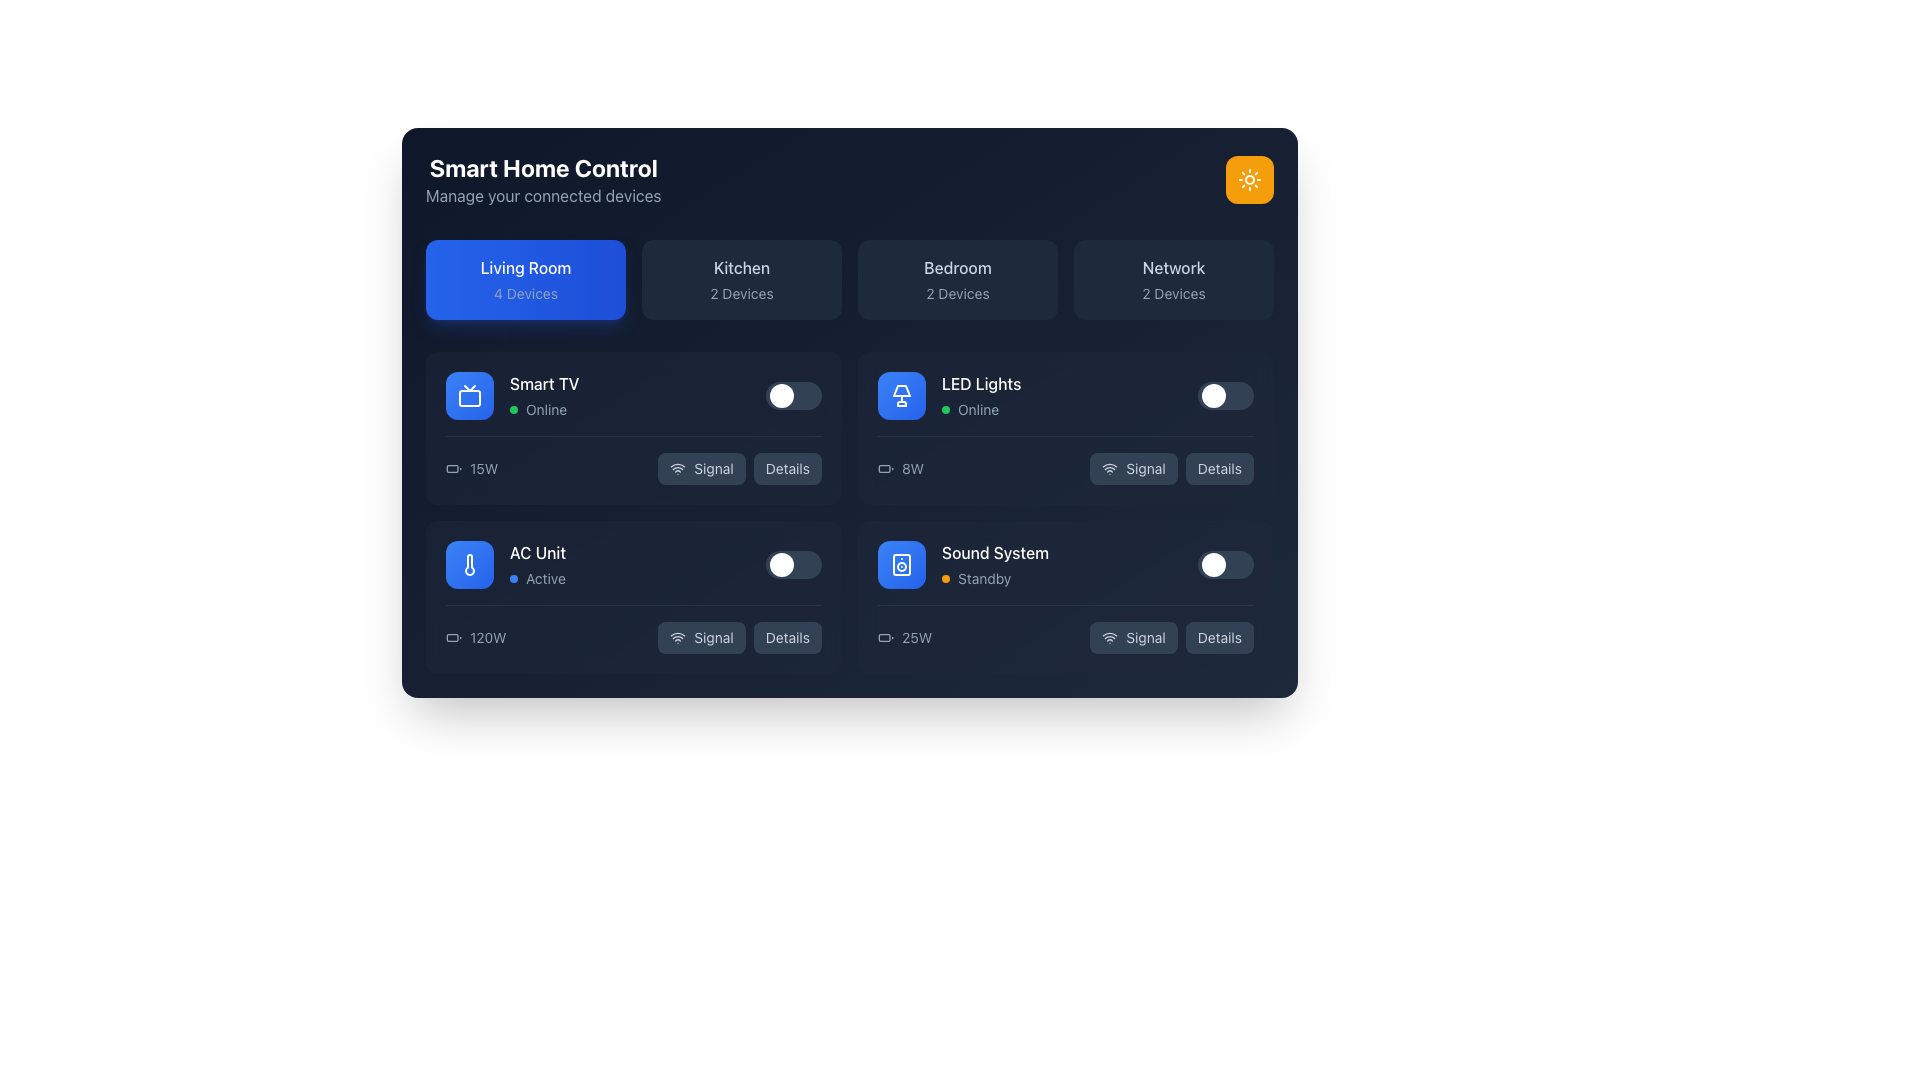 This screenshot has height=1080, width=1920. I want to click on the 'Sound System' device status tile located in the living room section of the smart home control interface, so click(963, 564).